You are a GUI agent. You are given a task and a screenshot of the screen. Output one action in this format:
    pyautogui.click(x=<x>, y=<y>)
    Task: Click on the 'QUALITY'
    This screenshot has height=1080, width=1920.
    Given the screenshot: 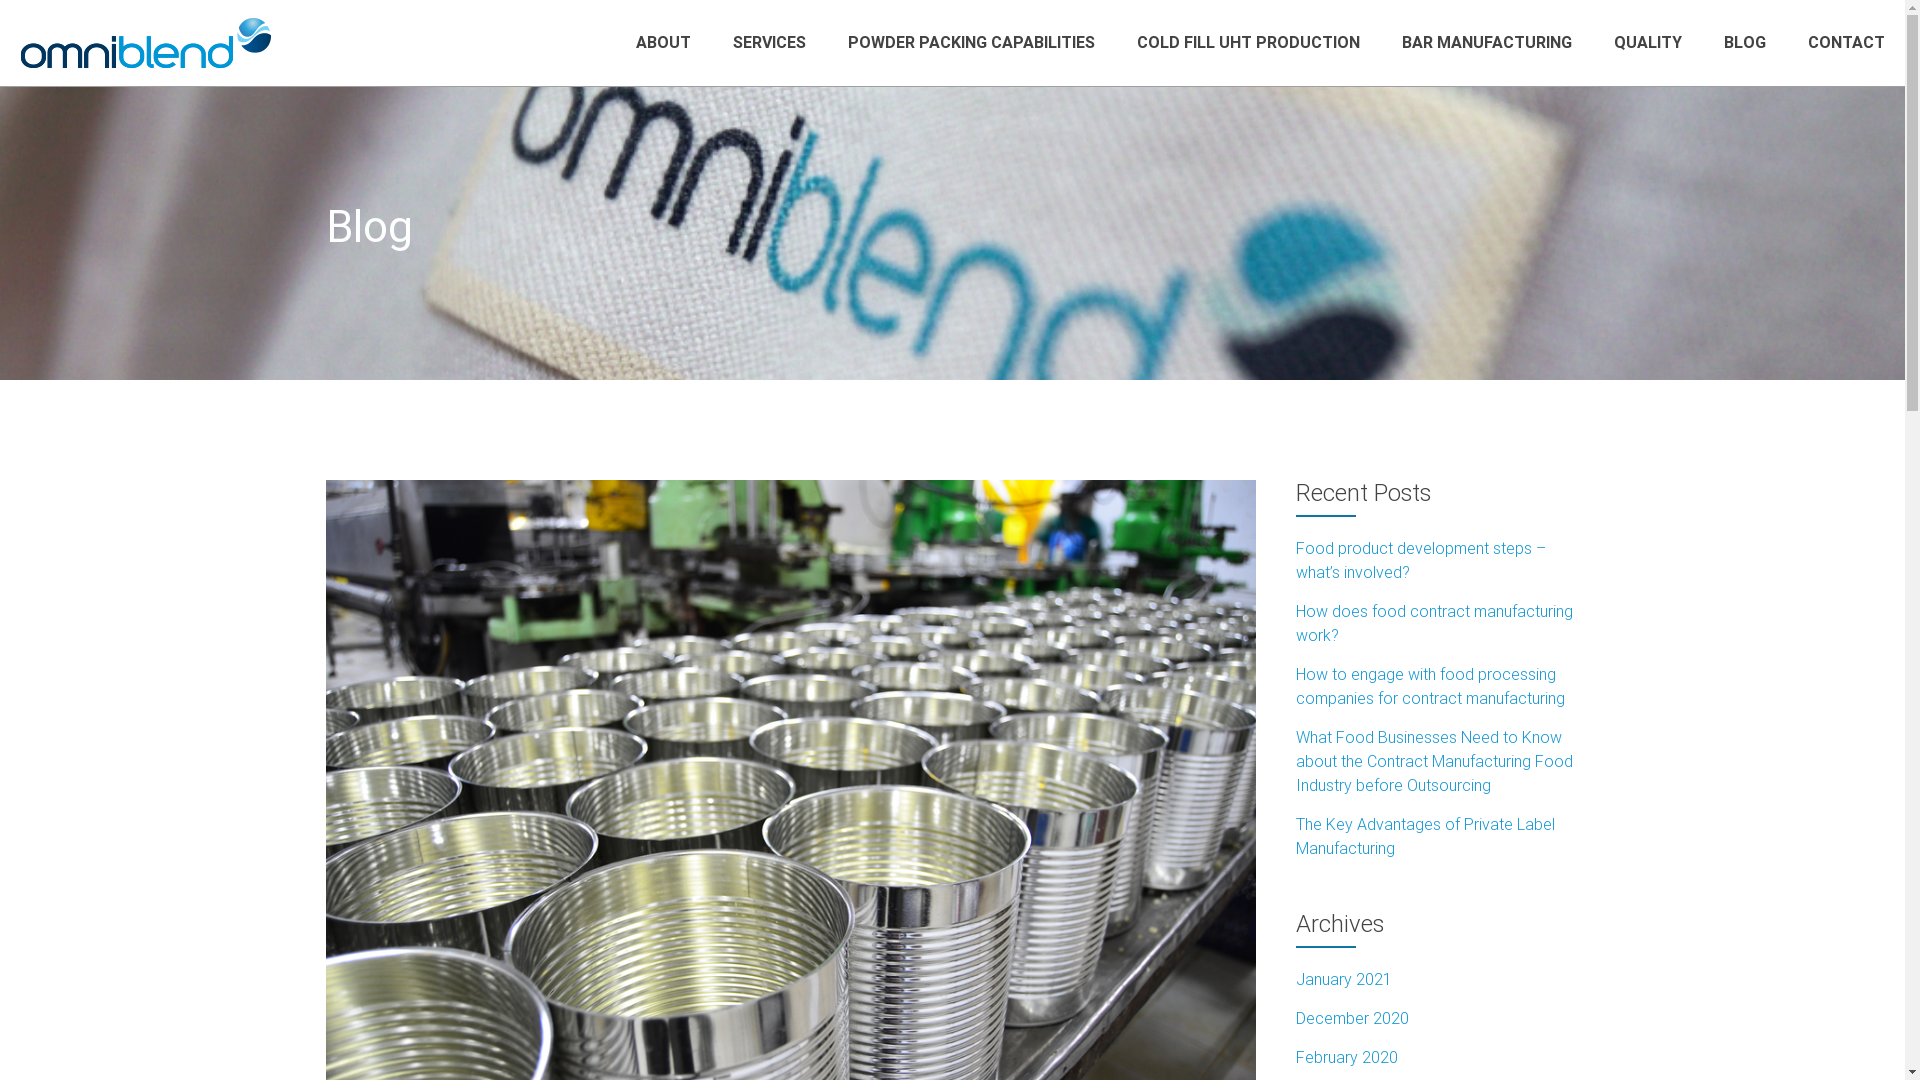 What is the action you would take?
    pyautogui.click(x=1647, y=42)
    